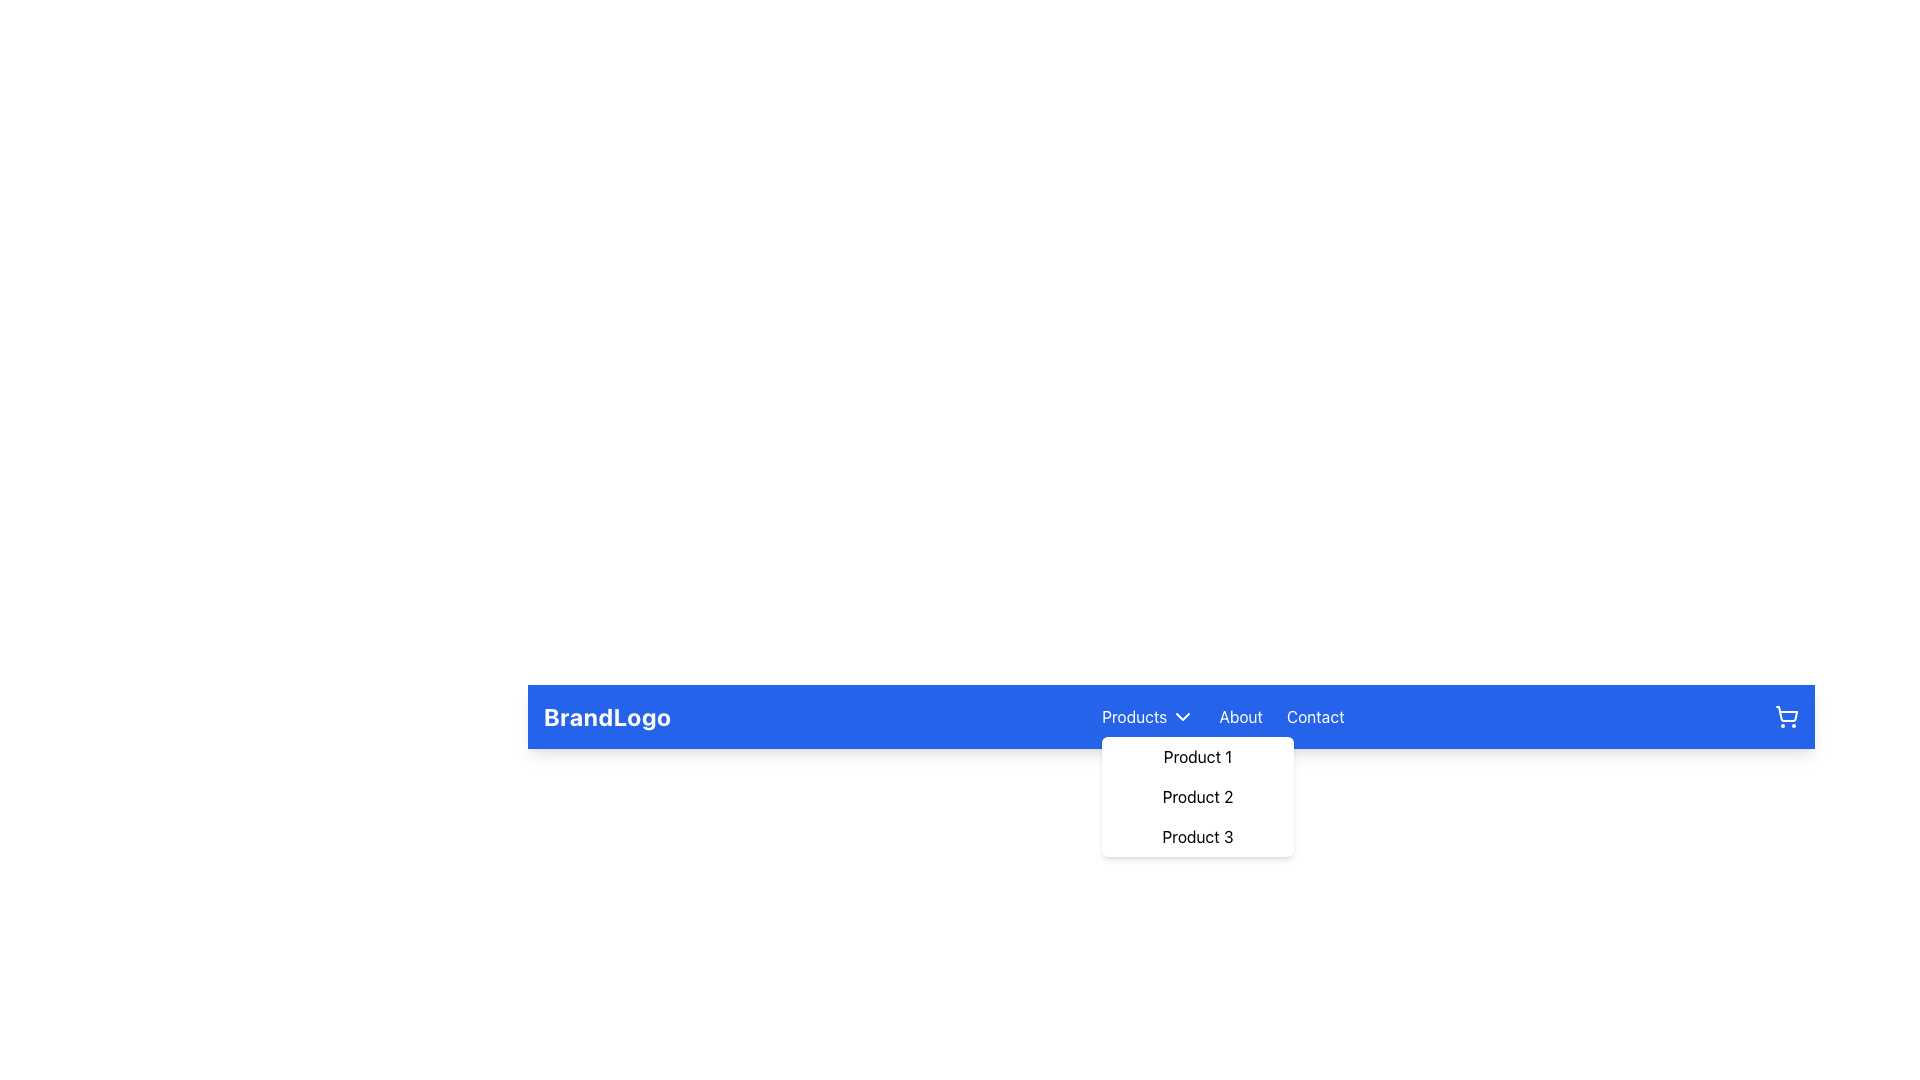 This screenshot has width=1920, height=1080. What do you see at coordinates (1198, 837) in the screenshot?
I see `the third interactive menu item in the 'Products' section, which is related to 'Product 3', to trigger the hover effect` at bounding box center [1198, 837].